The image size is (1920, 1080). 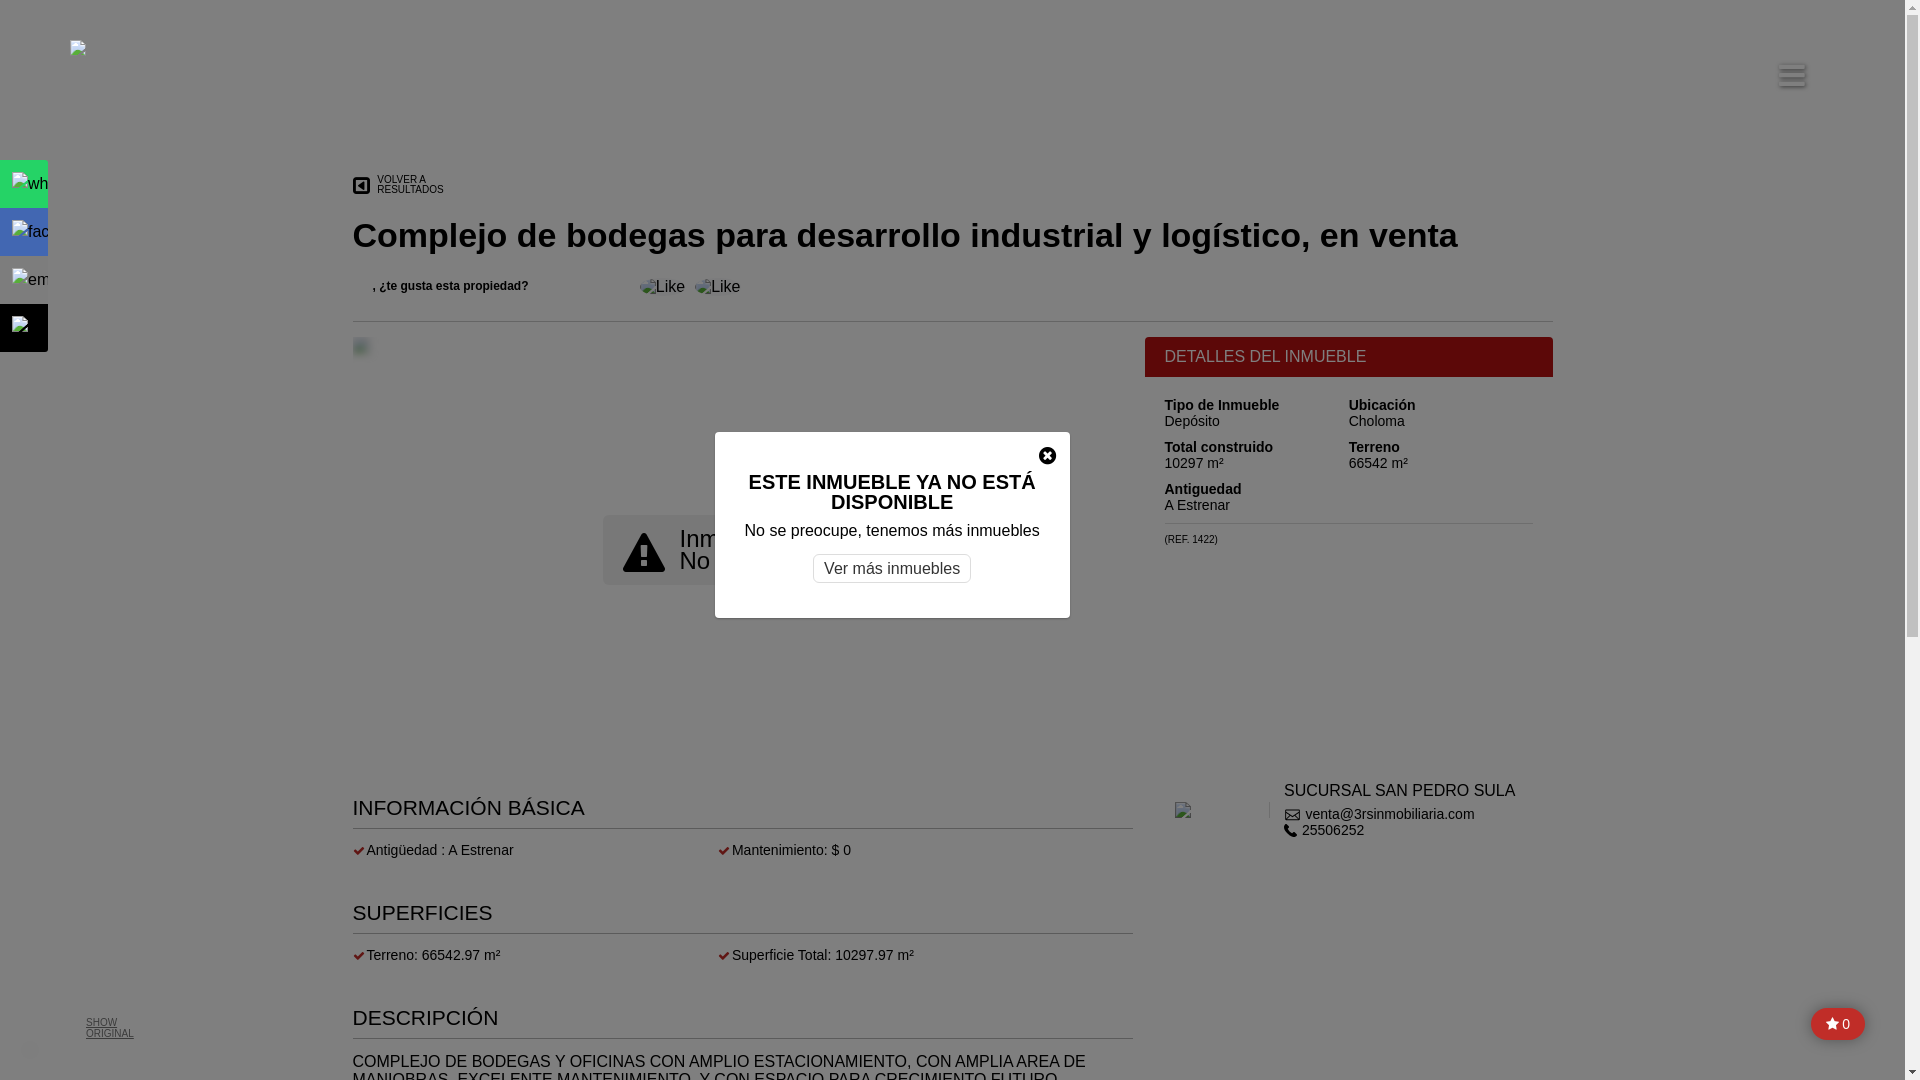 What do you see at coordinates (1283, 813) in the screenshot?
I see `'venta@3rsinmobiliaria.com'` at bounding box center [1283, 813].